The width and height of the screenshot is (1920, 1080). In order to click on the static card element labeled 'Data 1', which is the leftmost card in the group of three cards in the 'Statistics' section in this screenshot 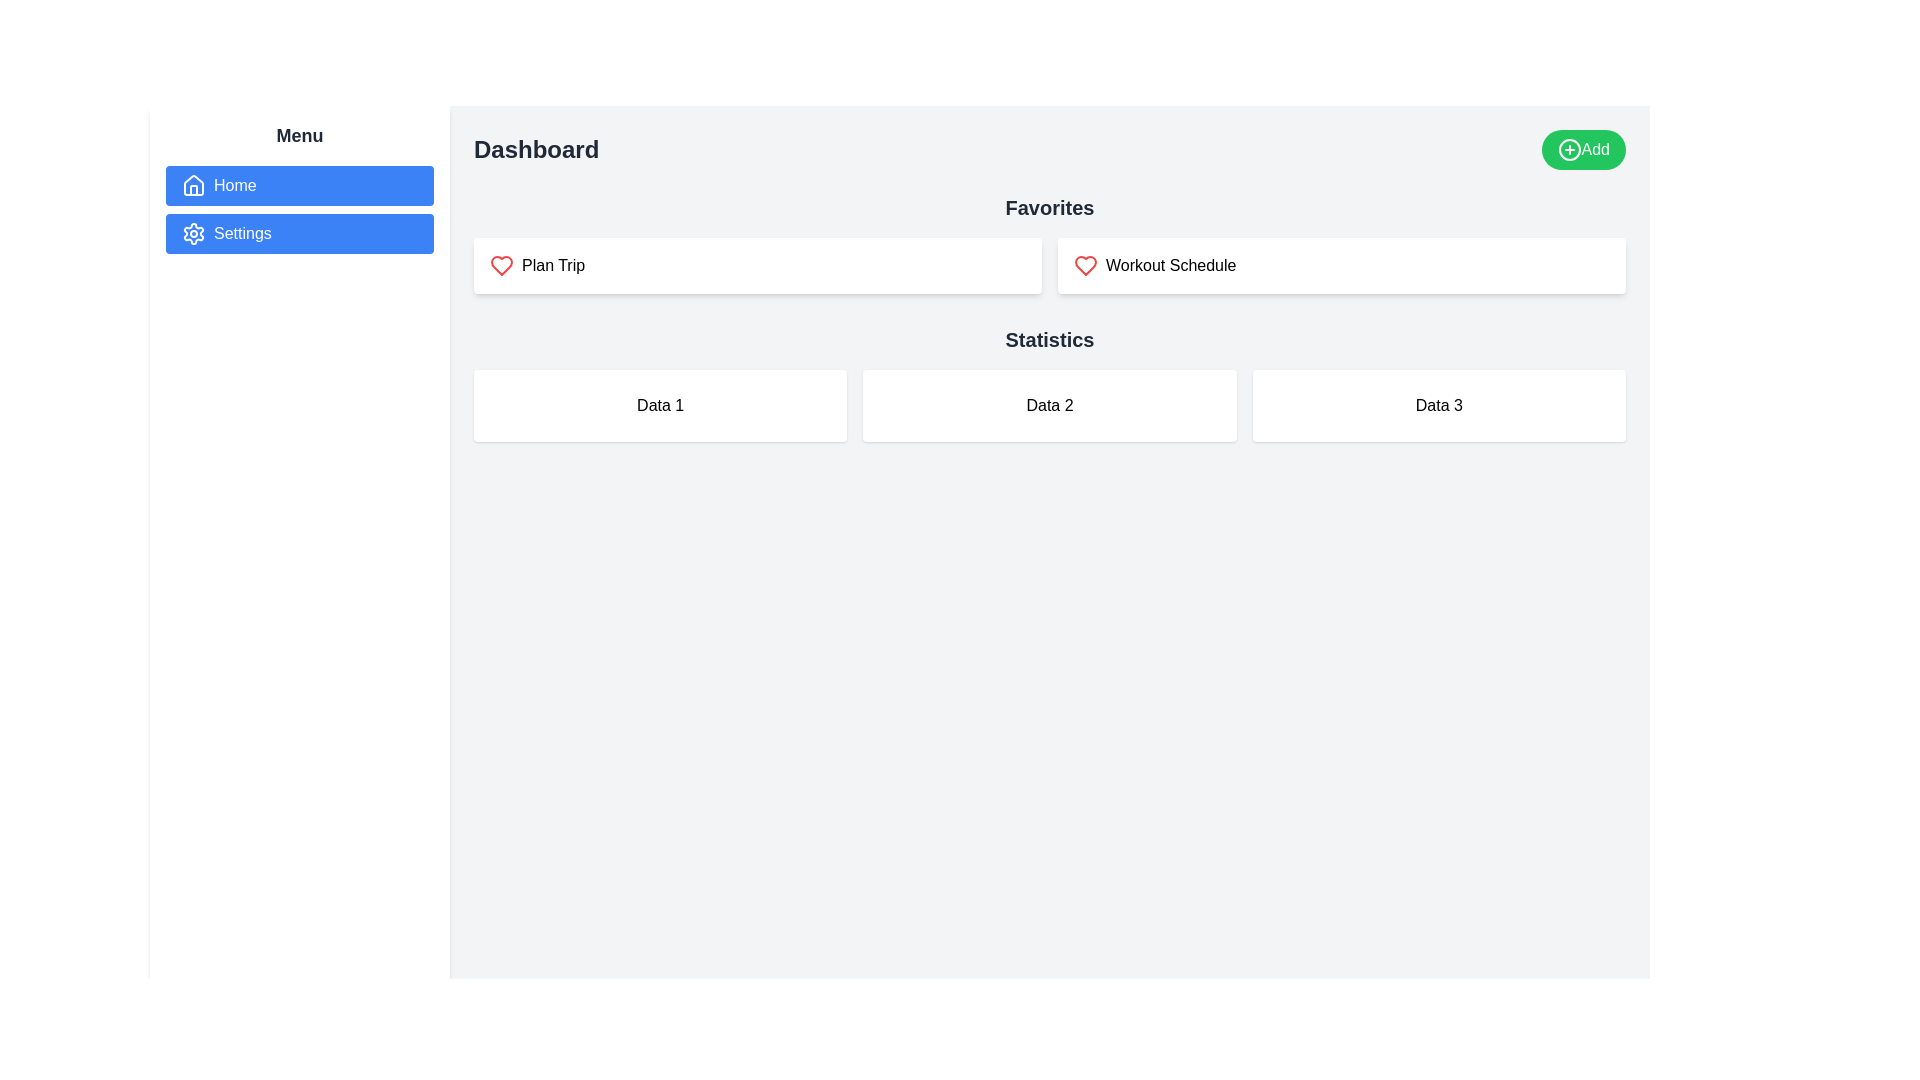, I will do `click(660, 405)`.